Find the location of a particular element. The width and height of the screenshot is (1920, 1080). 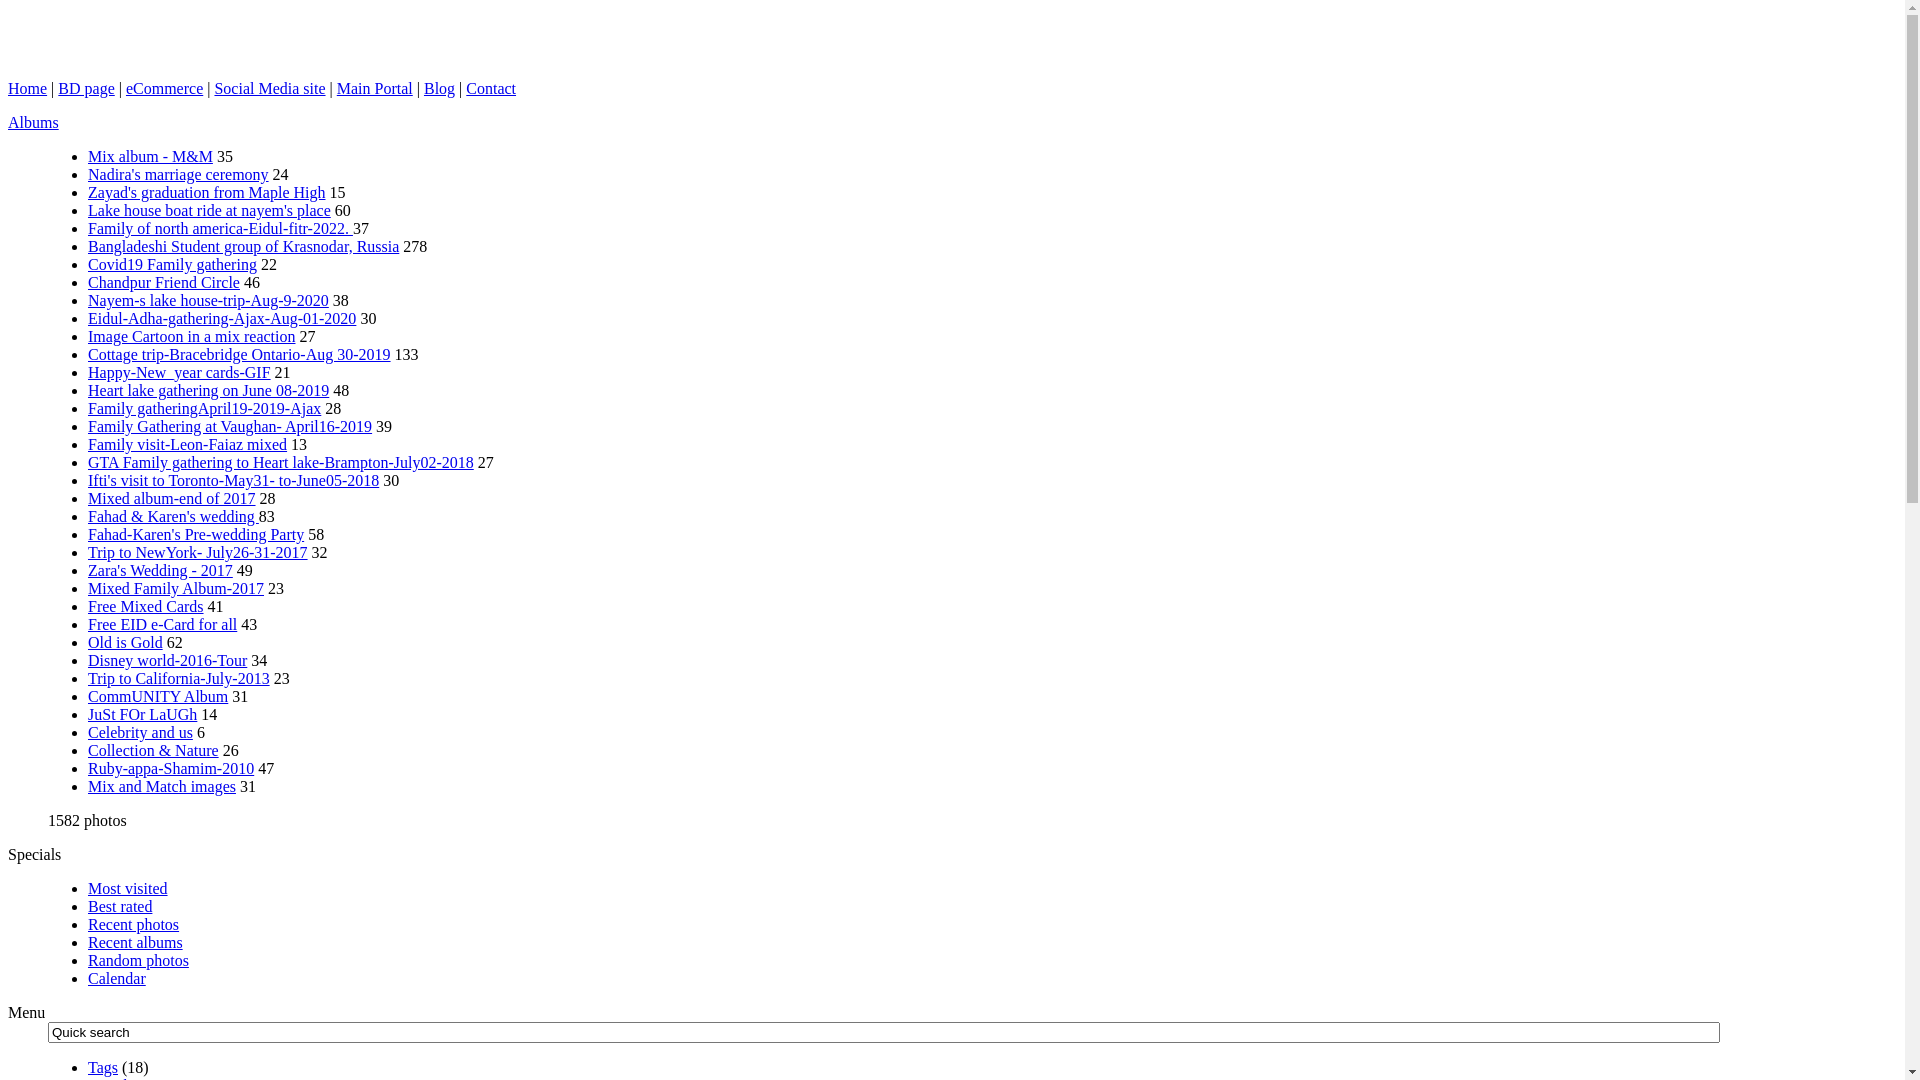

'Zayad's graduation from Maple High' is located at coordinates (206, 192).